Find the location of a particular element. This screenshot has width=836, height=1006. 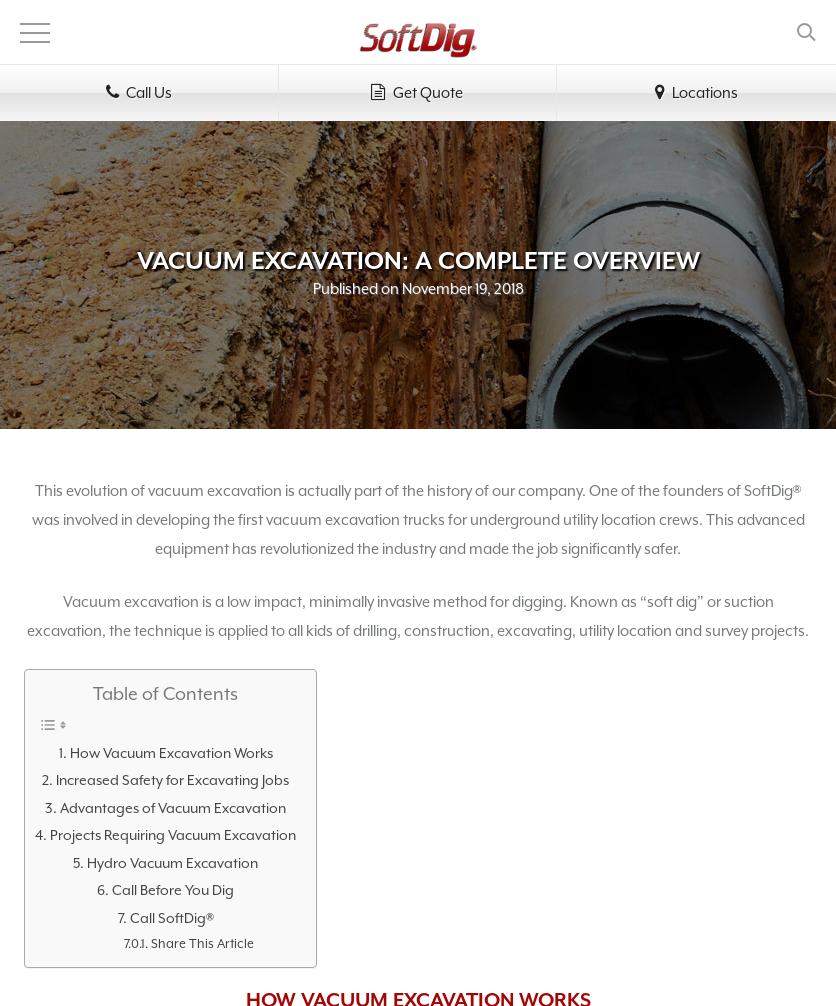

'Call Before You Dig' is located at coordinates (171, 889).